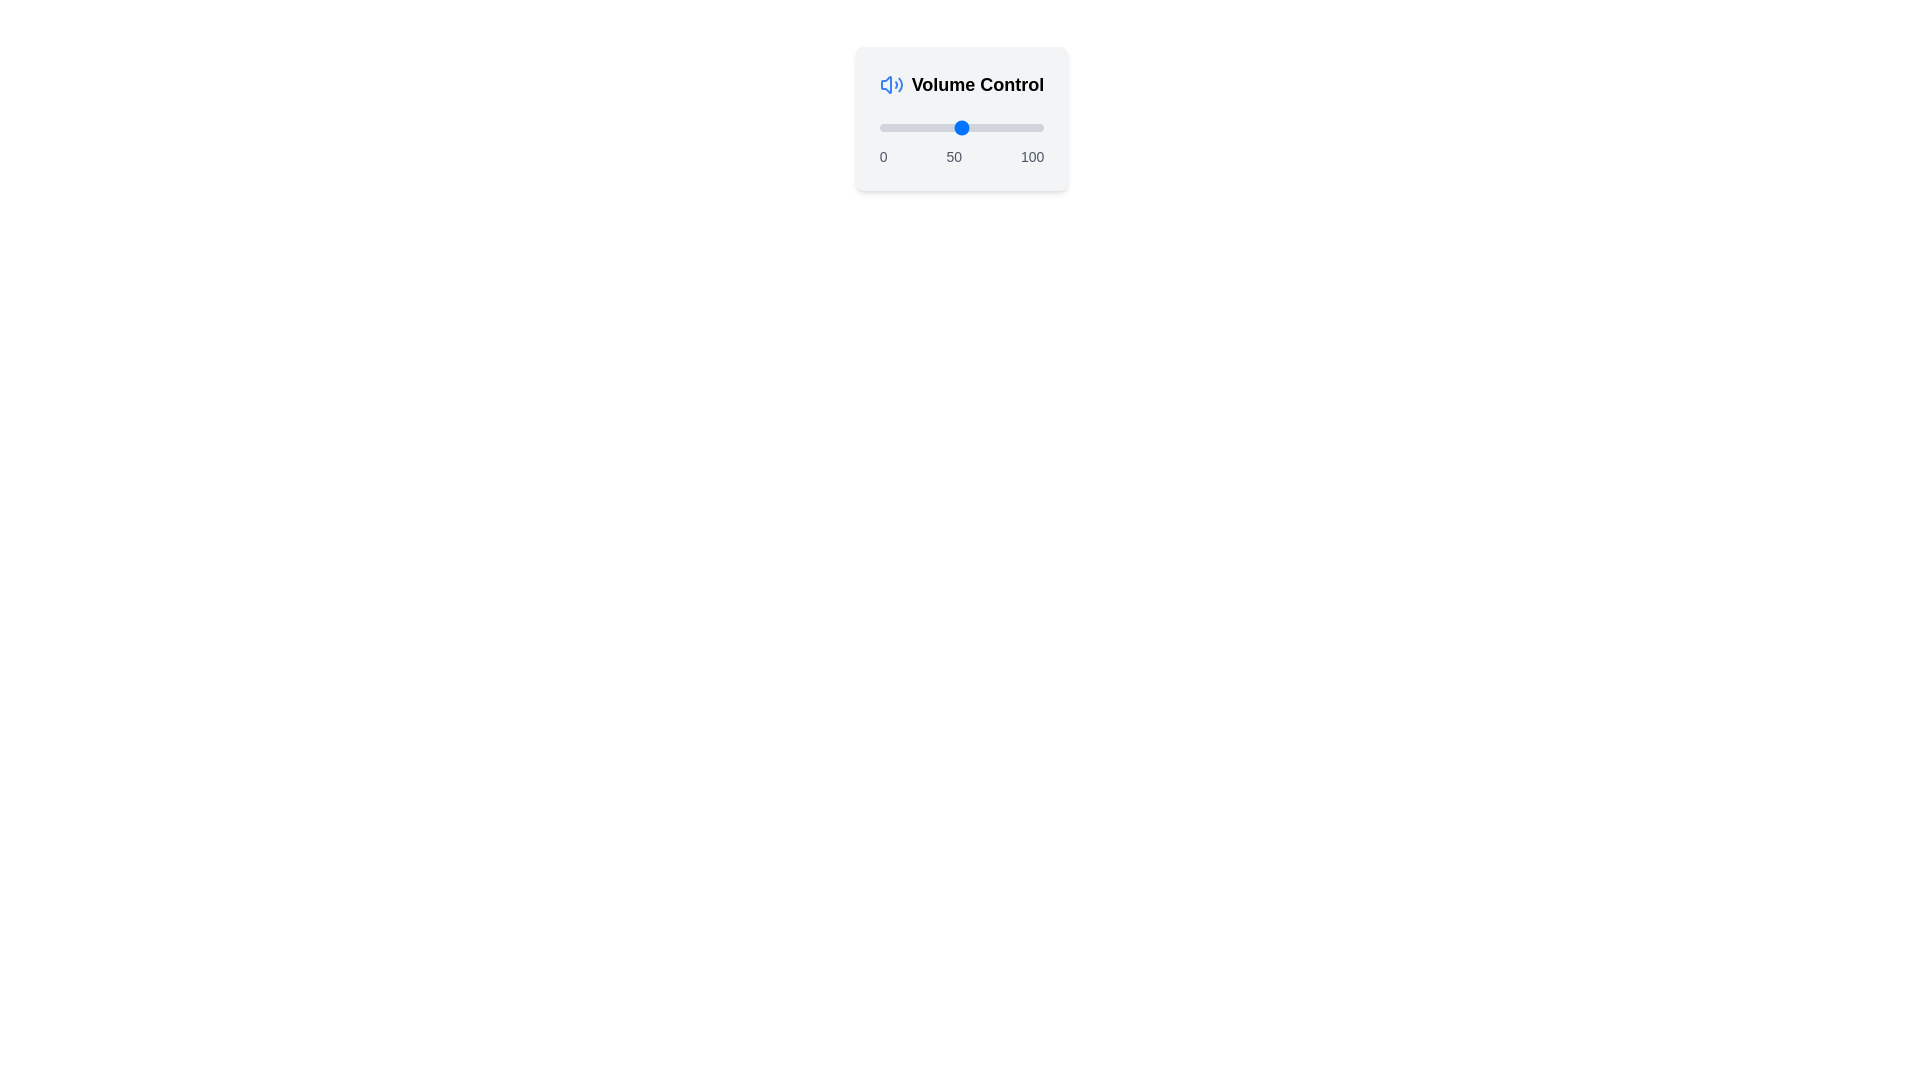  I want to click on the volume, so click(978, 127).